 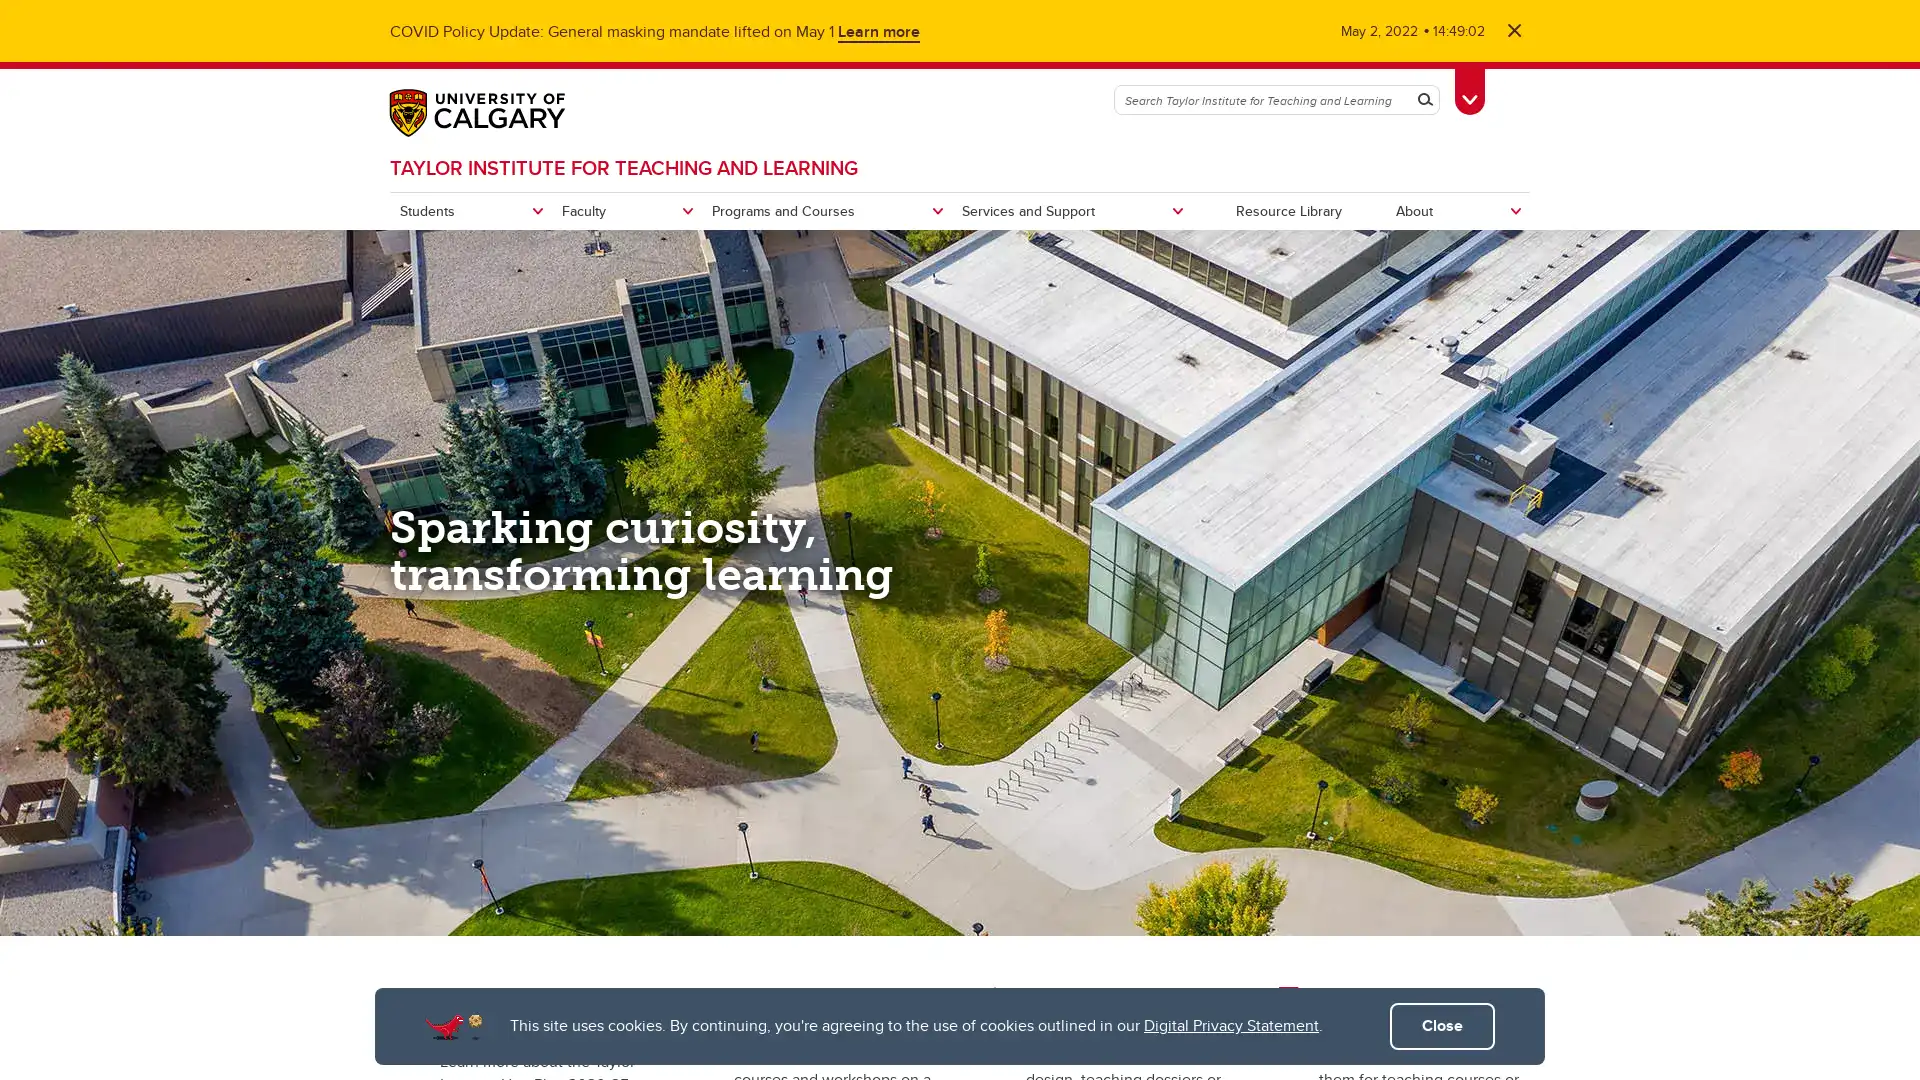 What do you see at coordinates (1424, 100) in the screenshot?
I see `Search` at bounding box center [1424, 100].